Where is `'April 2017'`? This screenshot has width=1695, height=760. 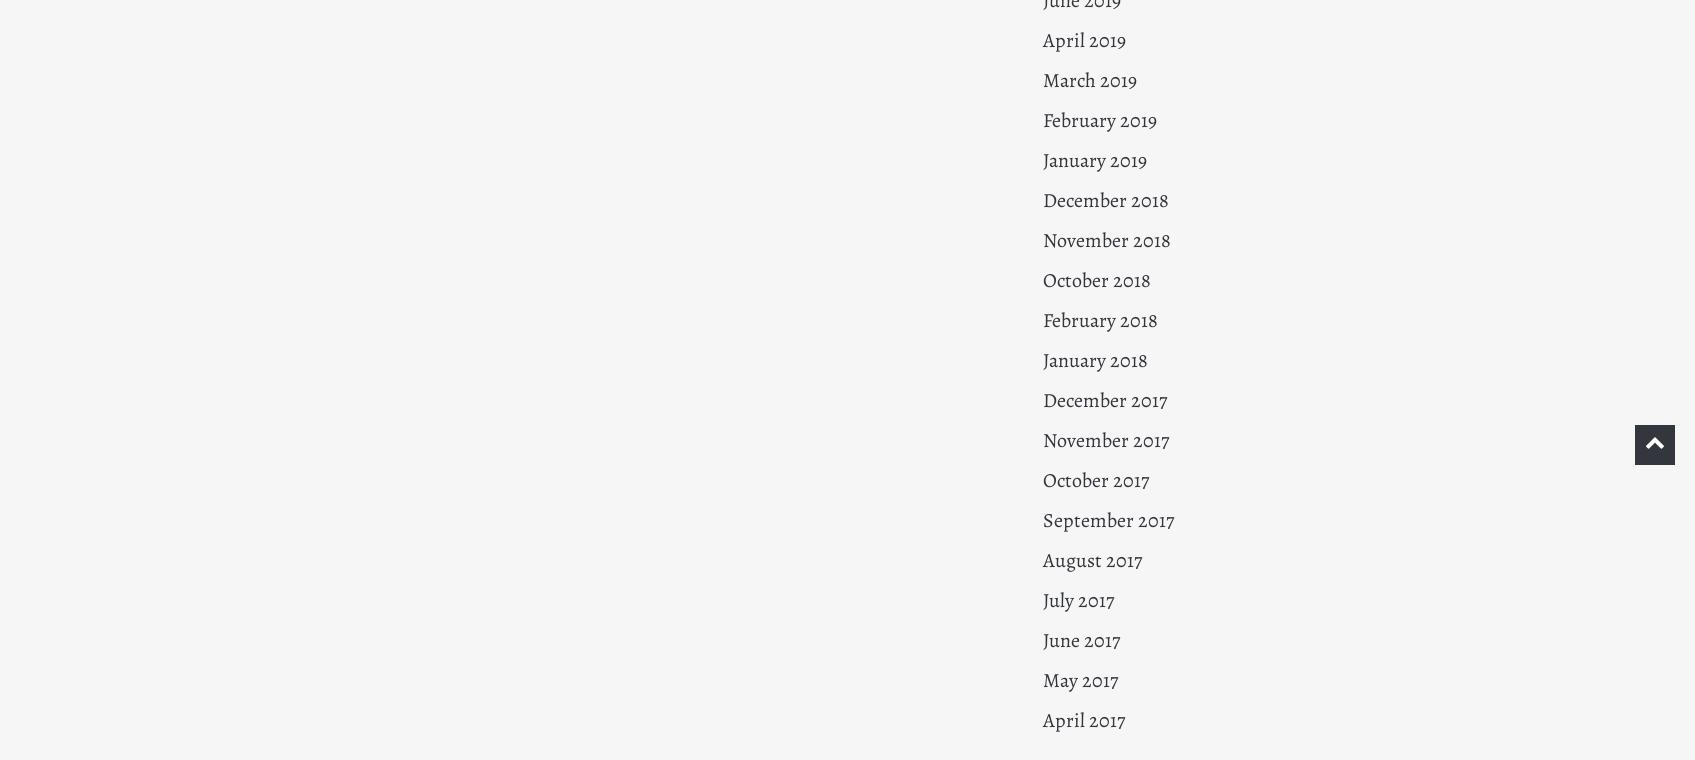
'April 2017' is located at coordinates (1082, 720).